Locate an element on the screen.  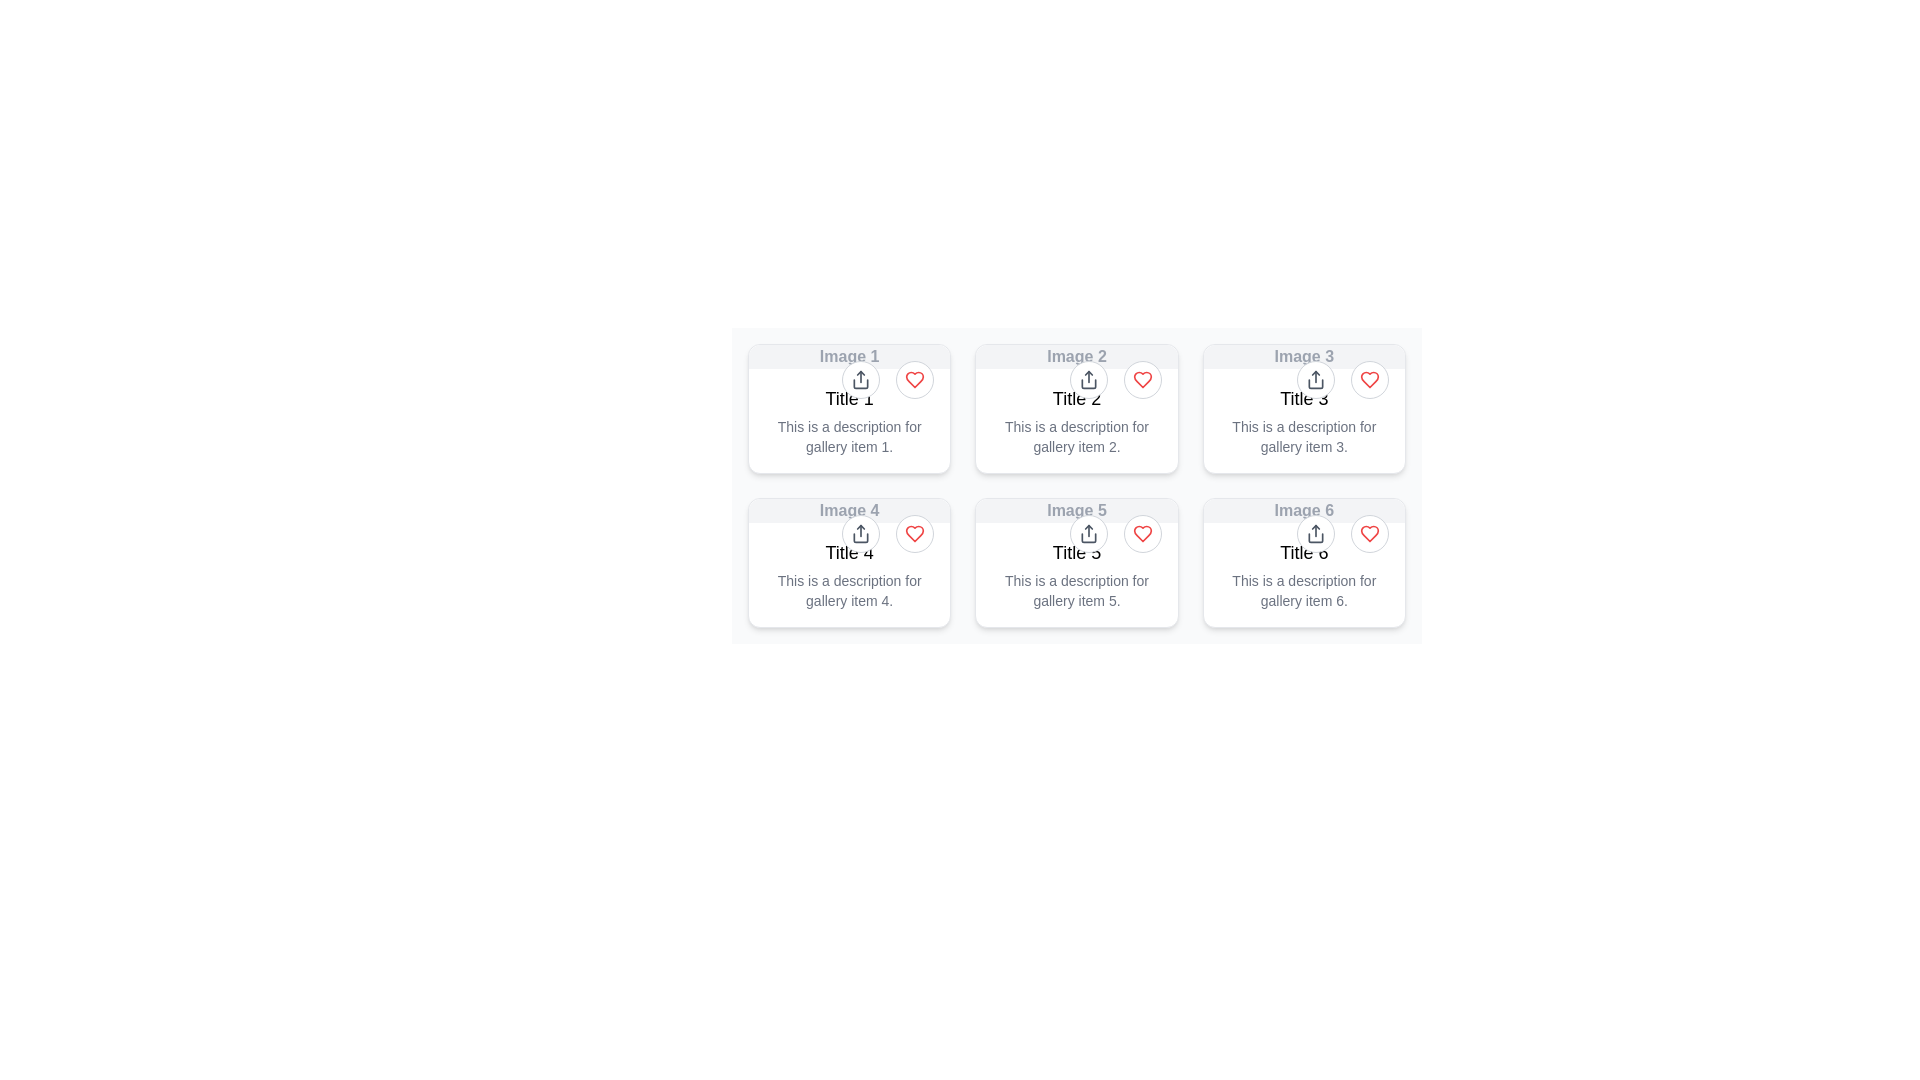
the static text label that reads 'Image 1' displayed in a gray, bold font at the top of the first card in a grid layout is located at coordinates (849, 356).